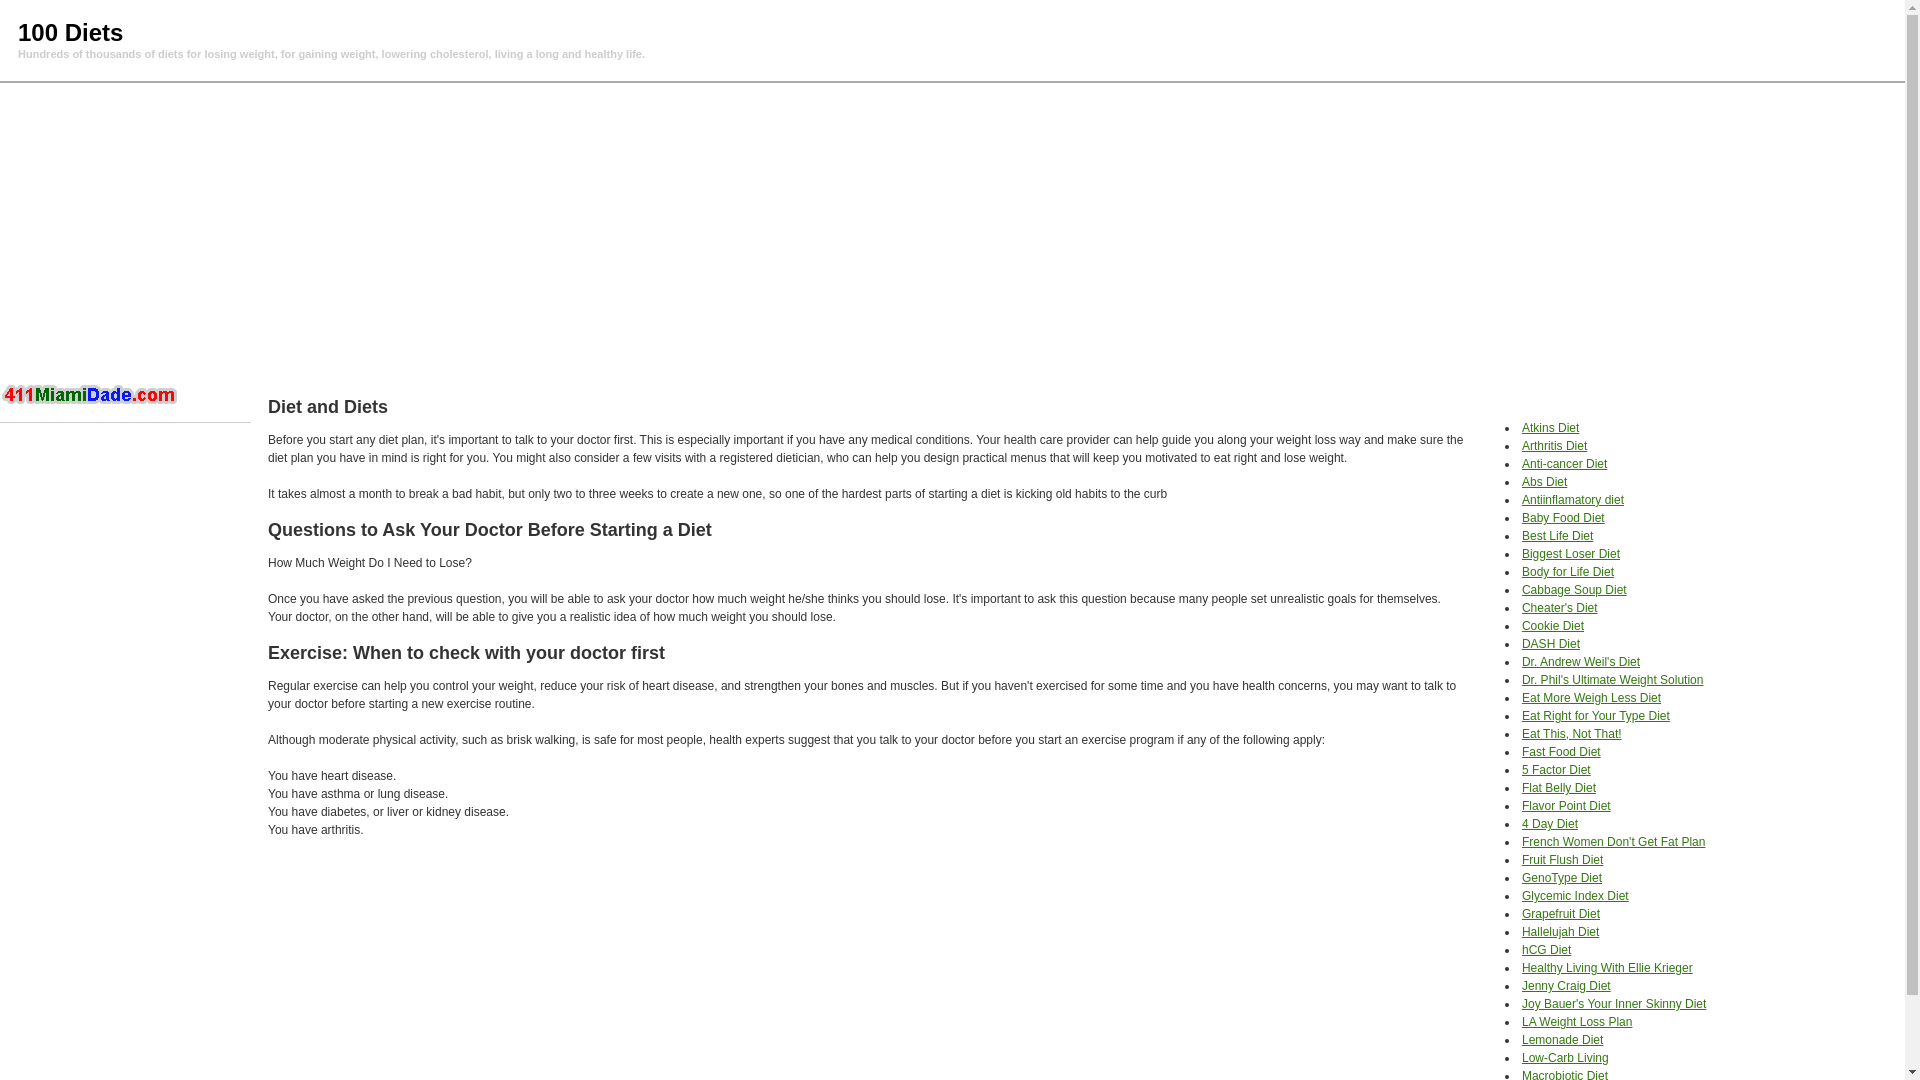 The height and width of the screenshot is (1080, 1920). Describe the element at coordinates (1559, 932) in the screenshot. I see `'Hallelujah Diet'` at that location.